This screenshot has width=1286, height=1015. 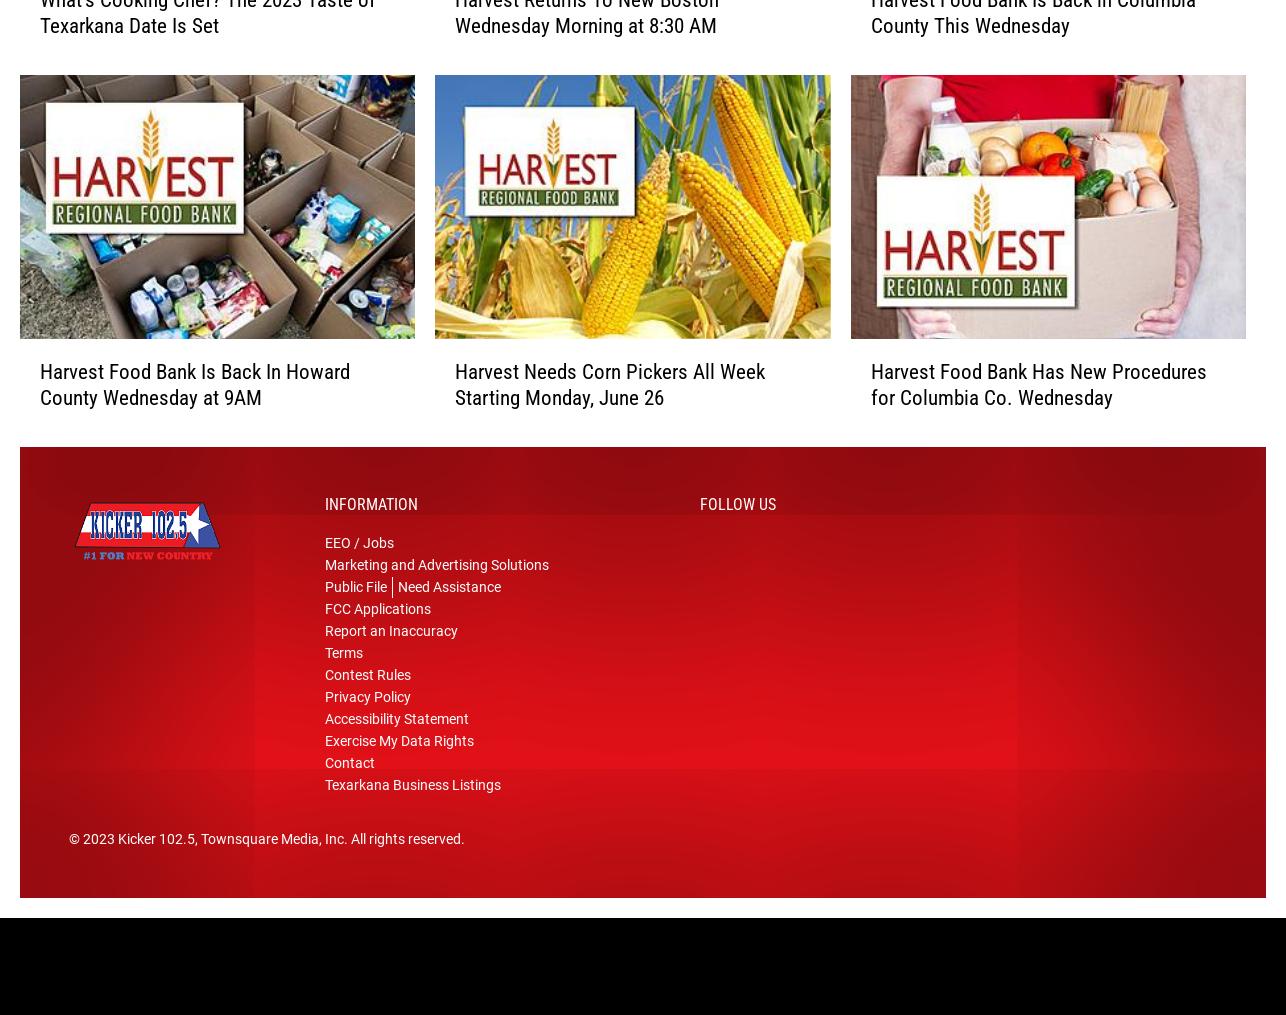 What do you see at coordinates (412, 792) in the screenshot?
I see `'Texarkana Business Listings'` at bounding box center [412, 792].